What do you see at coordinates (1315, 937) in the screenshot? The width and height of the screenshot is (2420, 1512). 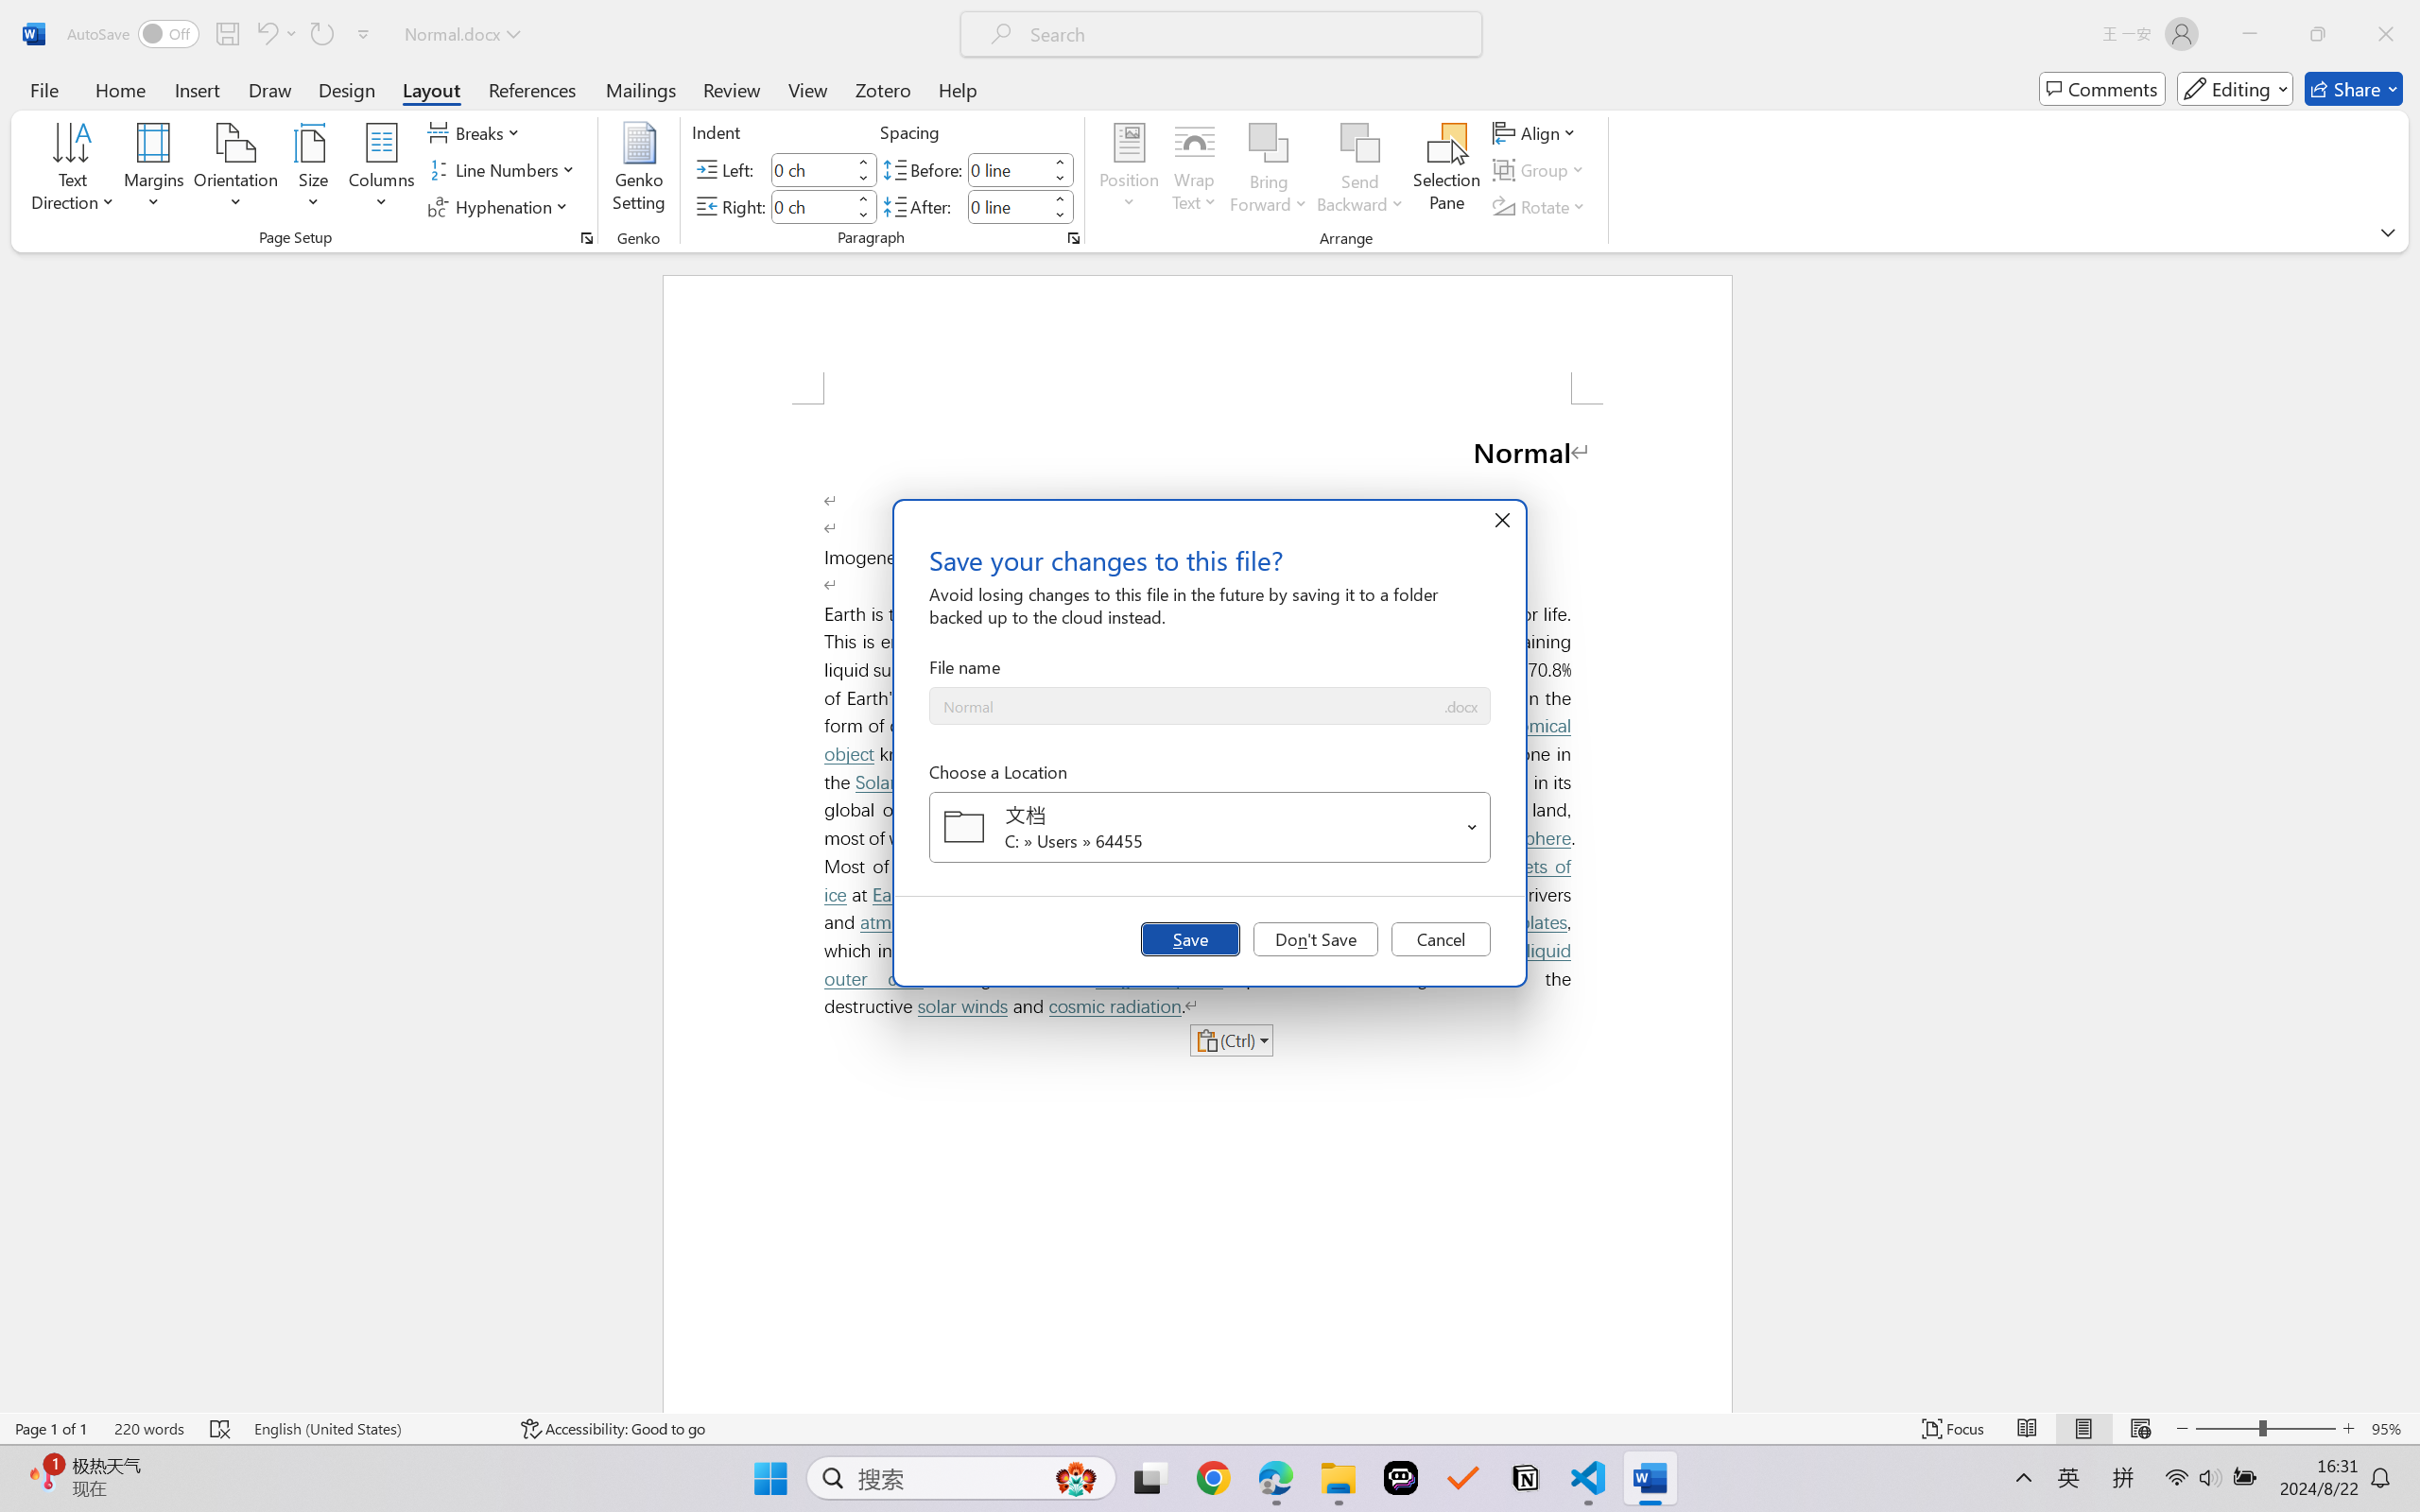 I see `'Don'` at bounding box center [1315, 937].